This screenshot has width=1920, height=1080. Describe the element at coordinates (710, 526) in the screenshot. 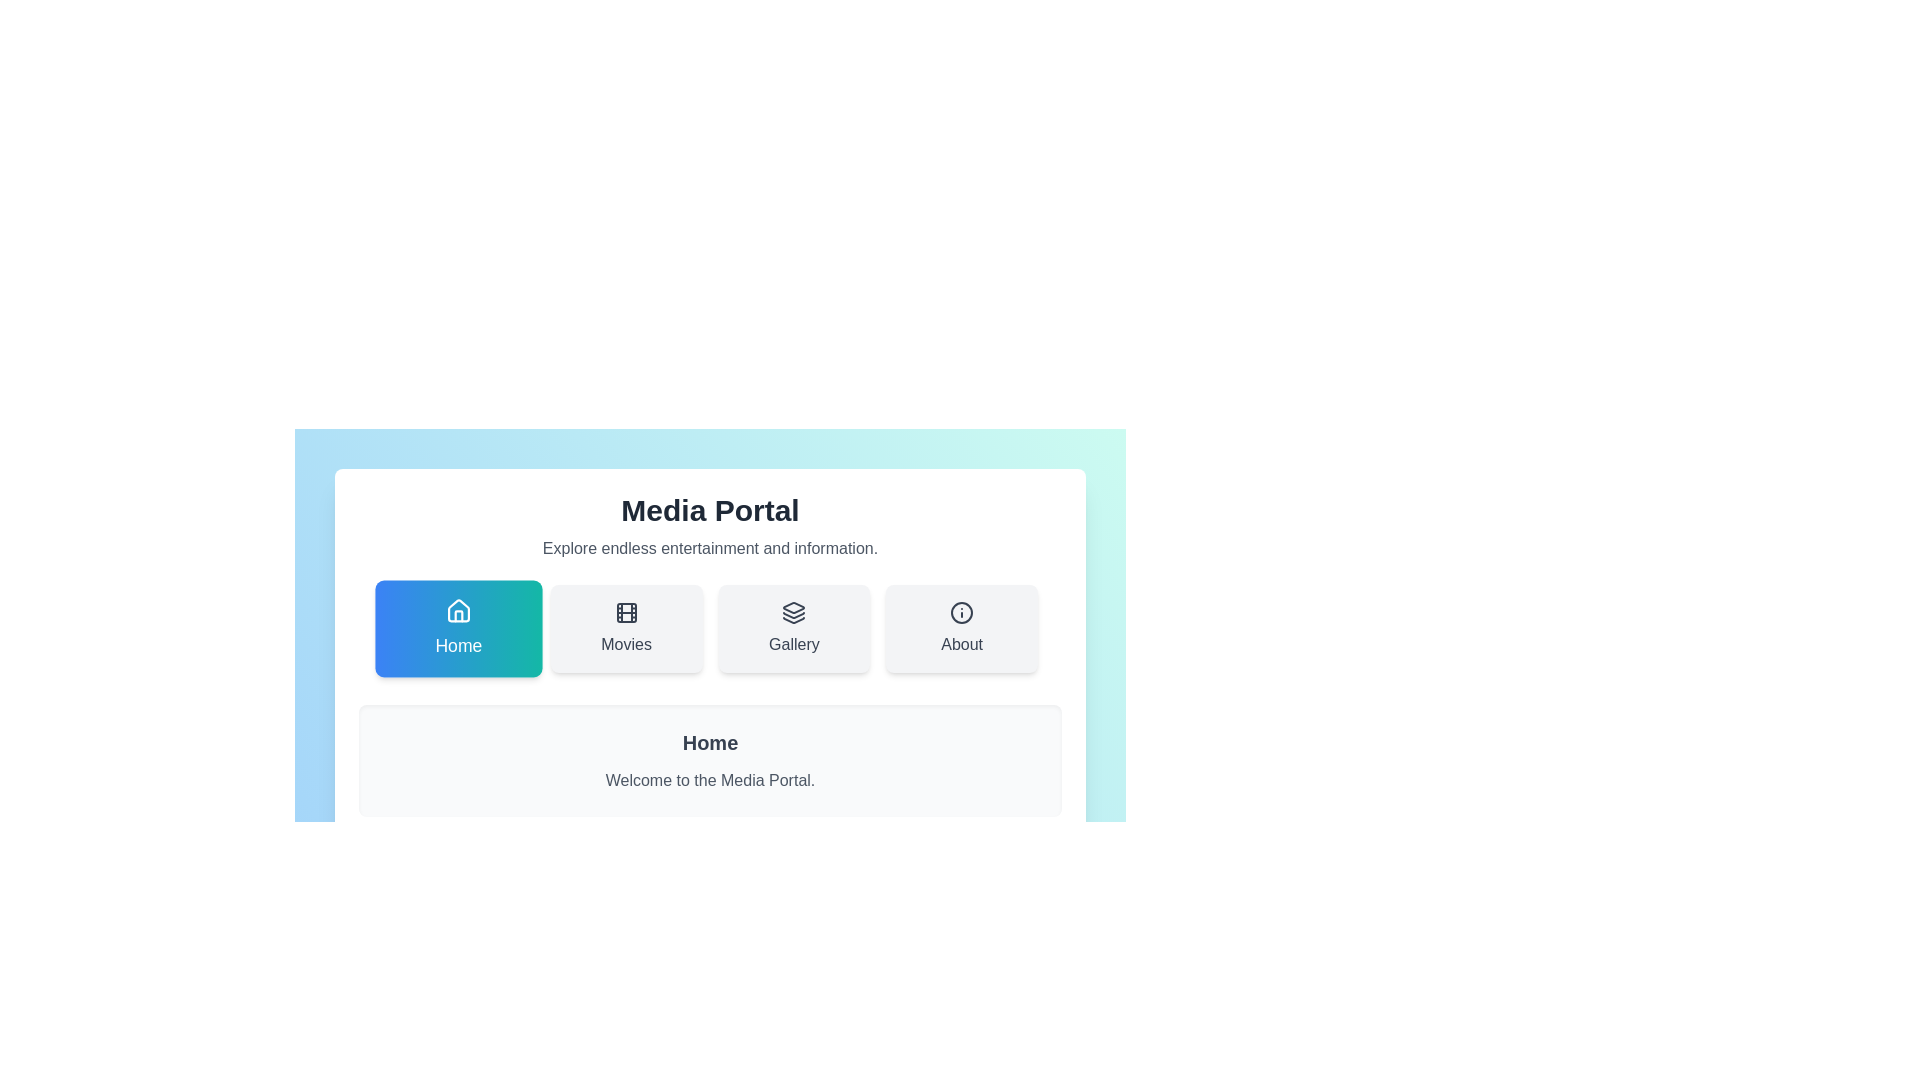

I see `static text element titled 'Media Portal' with the subtitle 'Explore endless entertainment and information.' located at the top-center of the card section` at that location.